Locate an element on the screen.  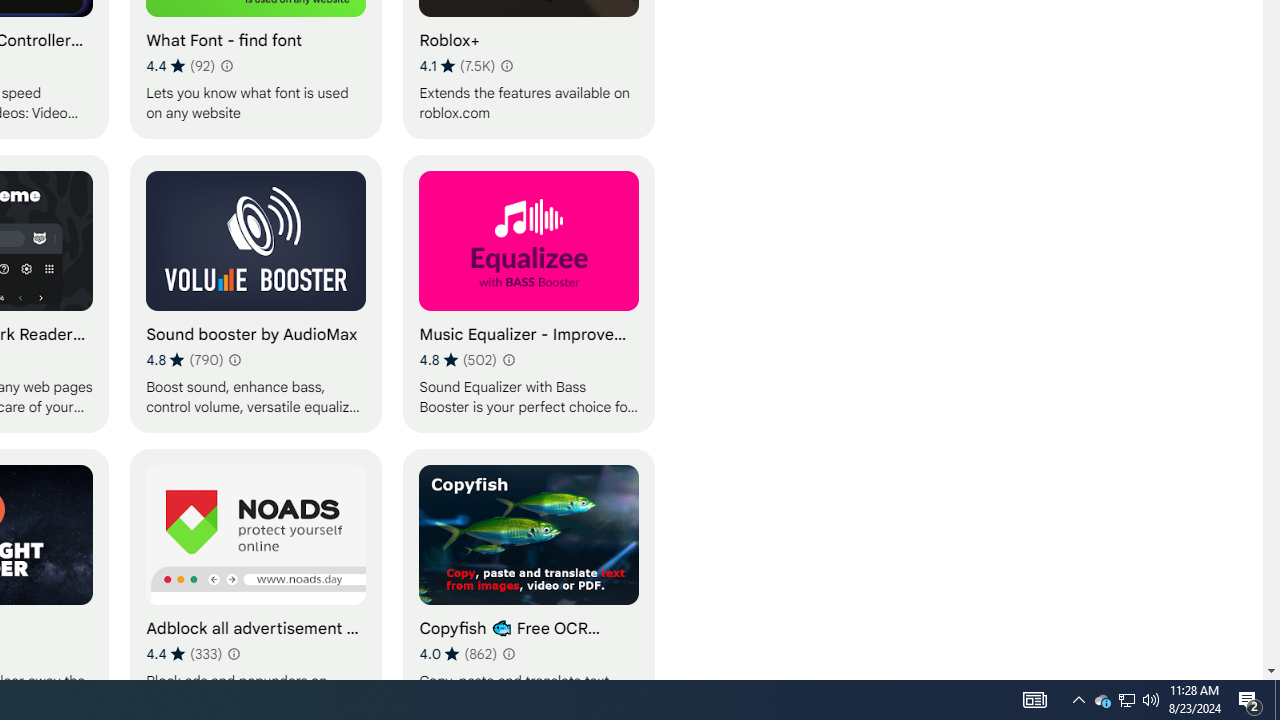
'Average rating 4.8 out of 5 stars. 790 ratings.' is located at coordinates (184, 360).